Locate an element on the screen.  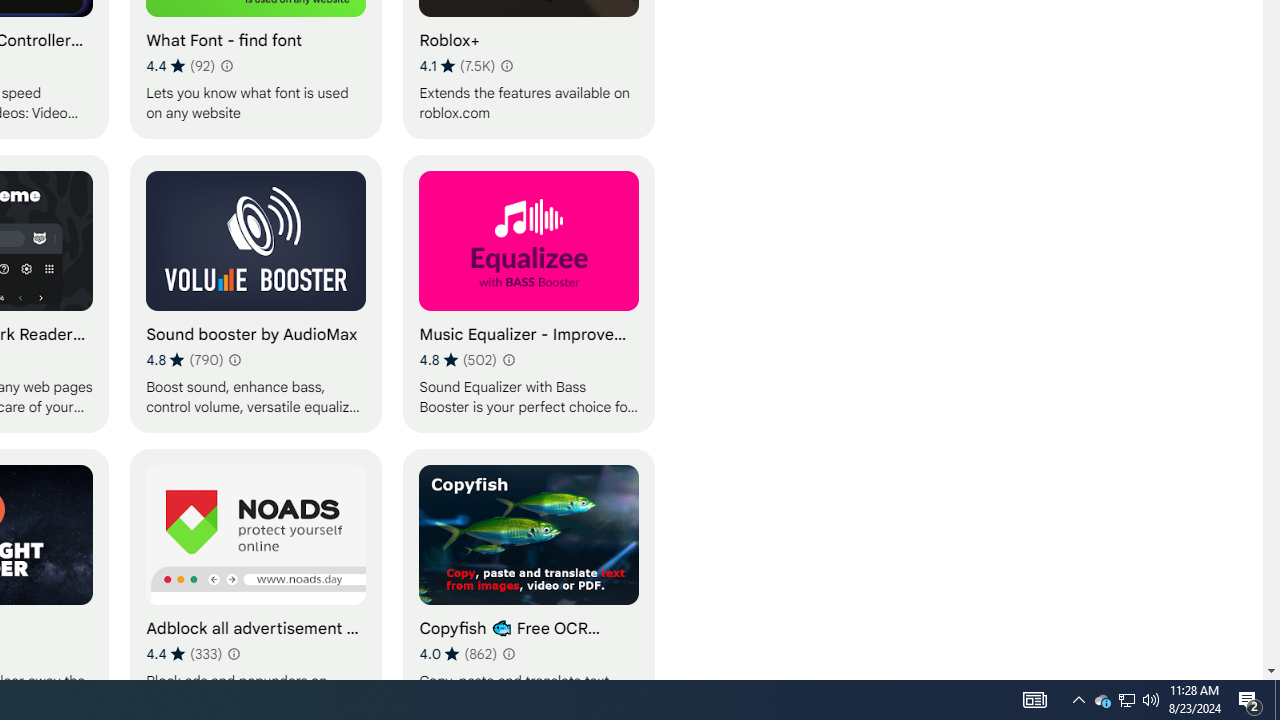
'Average rating 4.8 out of 5 stars. 790 ratings.' is located at coordinates (184, 360).